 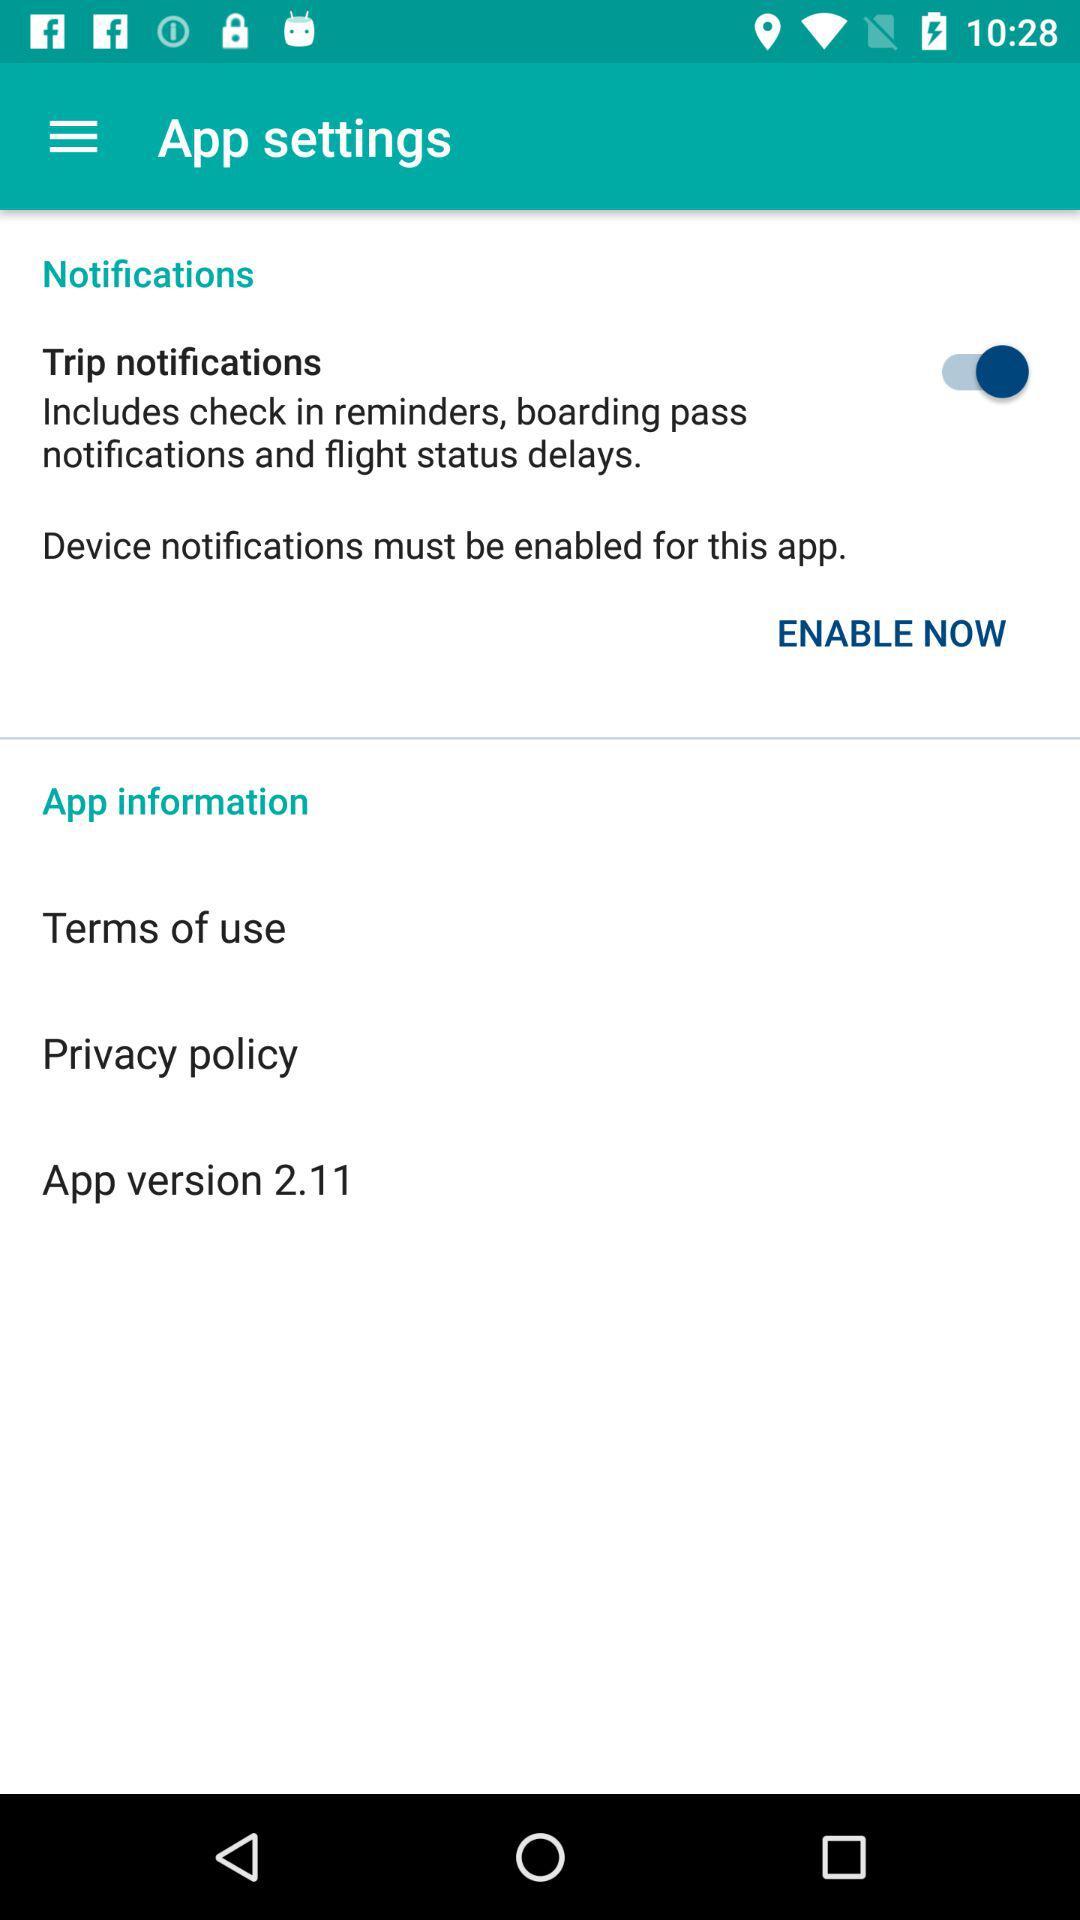 I want to click on turn on notifications, so click(x=938, y=371).